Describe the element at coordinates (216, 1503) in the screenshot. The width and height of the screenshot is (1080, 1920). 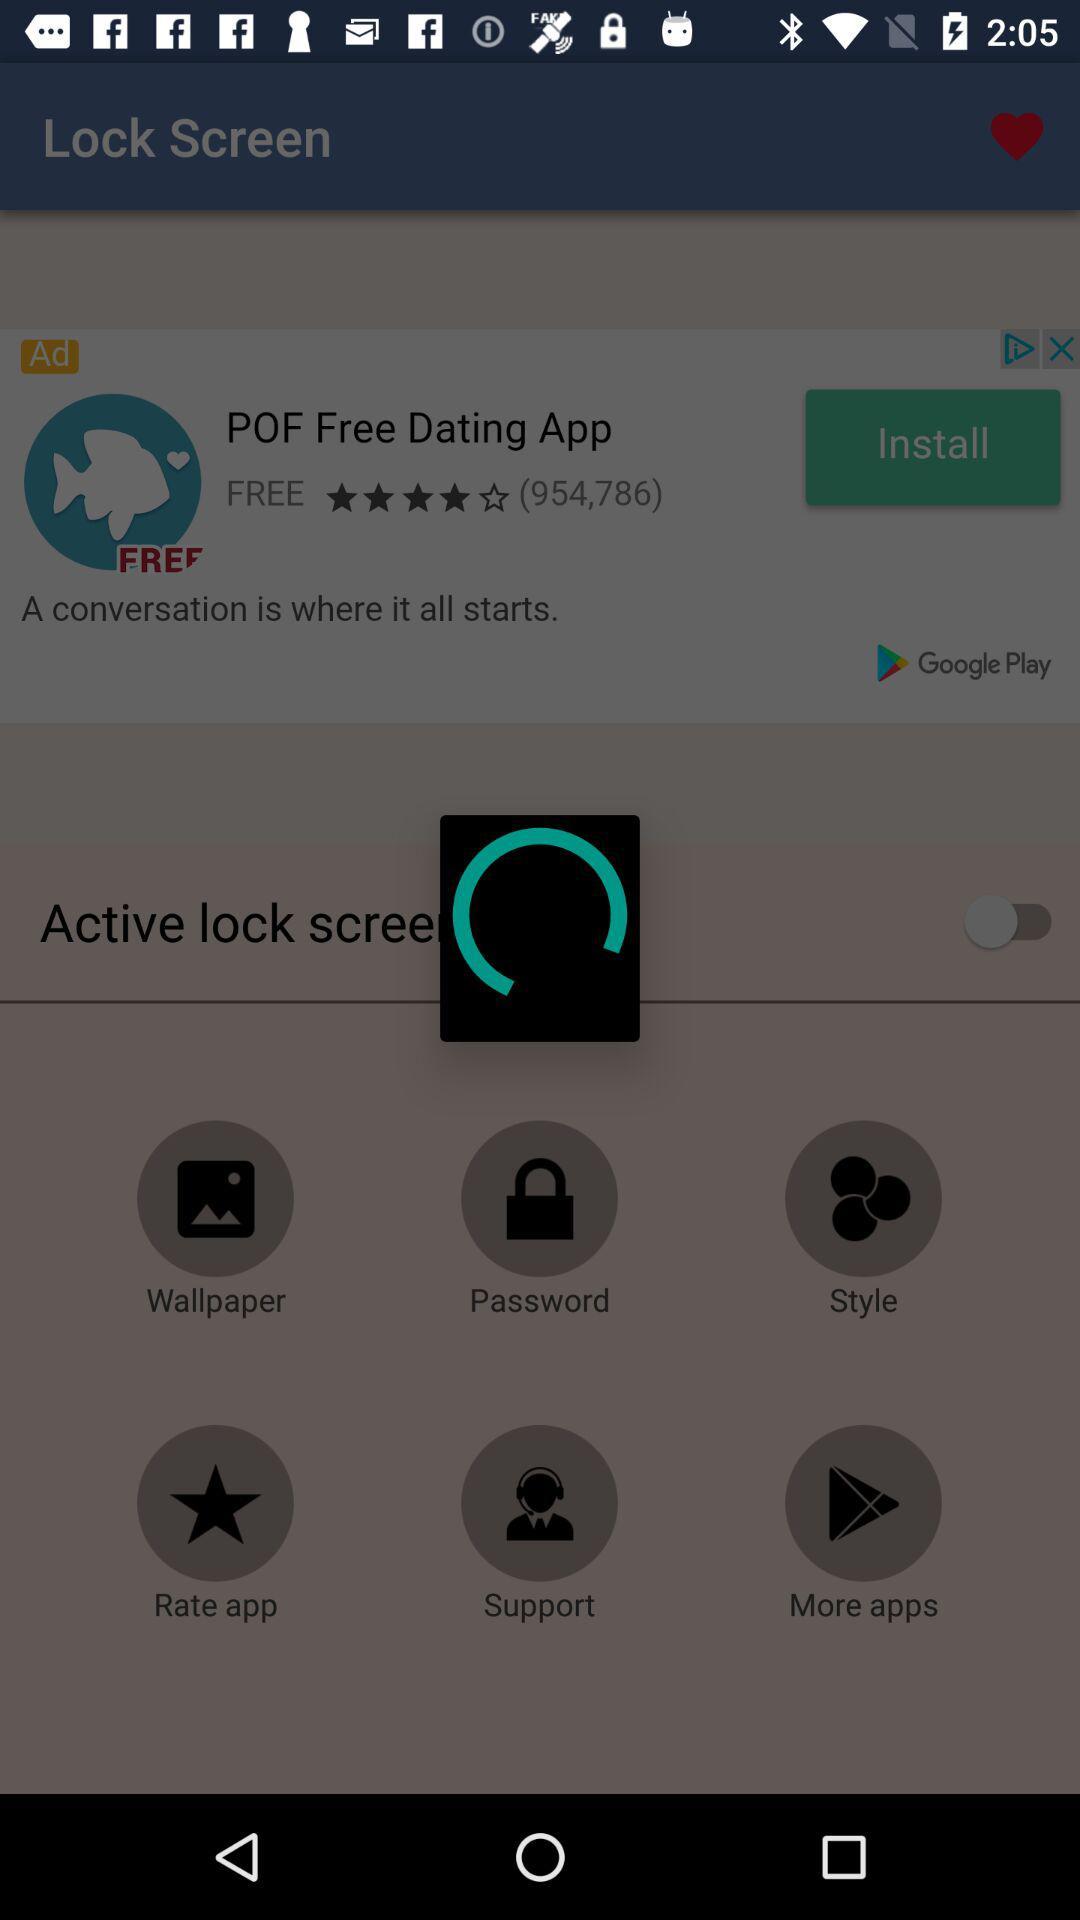
I see `opens a page to rate the app` at that location.